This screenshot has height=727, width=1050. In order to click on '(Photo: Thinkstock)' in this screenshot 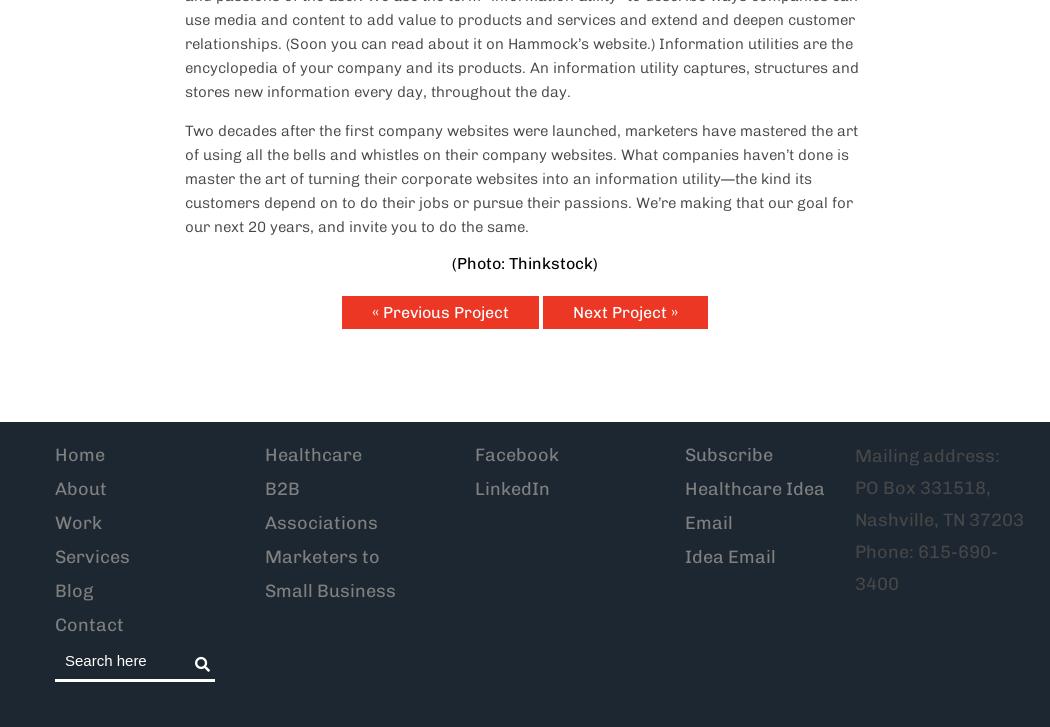, I will do `click(525, 263)`.